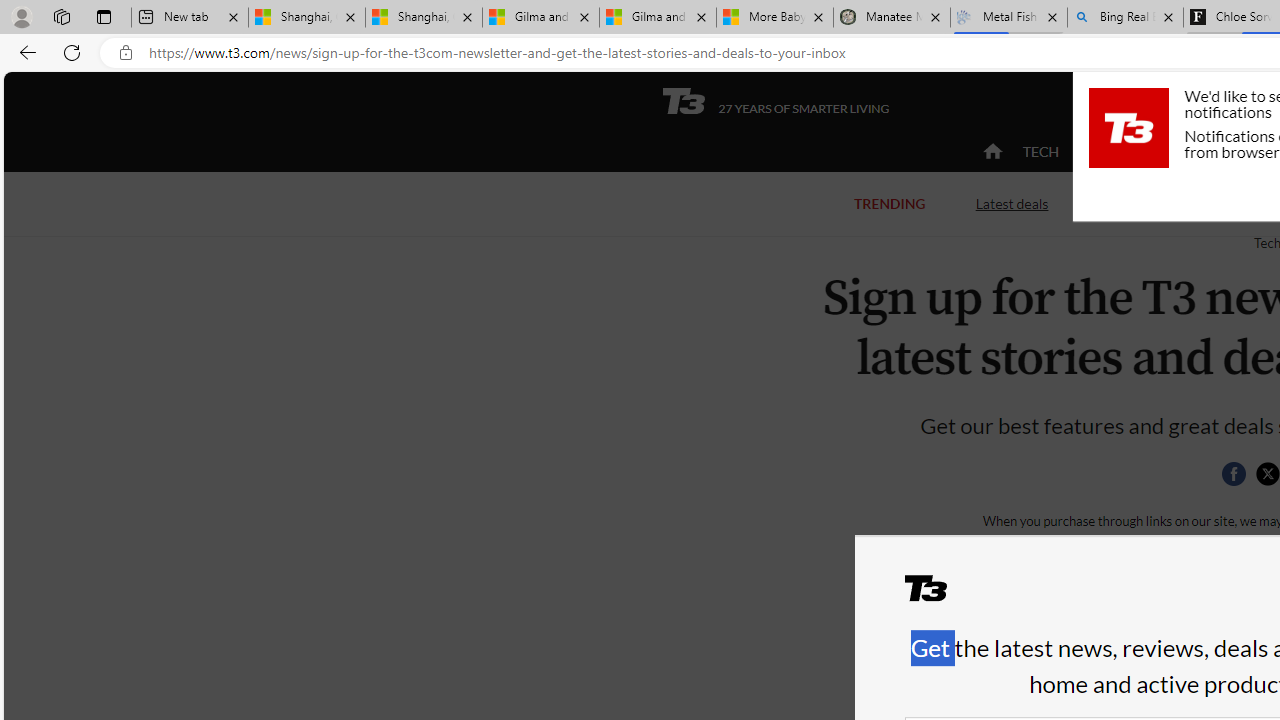  What do you see at coordinates (657, 17) in the screenshot?
I see `'Gilma and Hector both pose tropical trouble for Hawaii'` at bounding box center [657, 17].